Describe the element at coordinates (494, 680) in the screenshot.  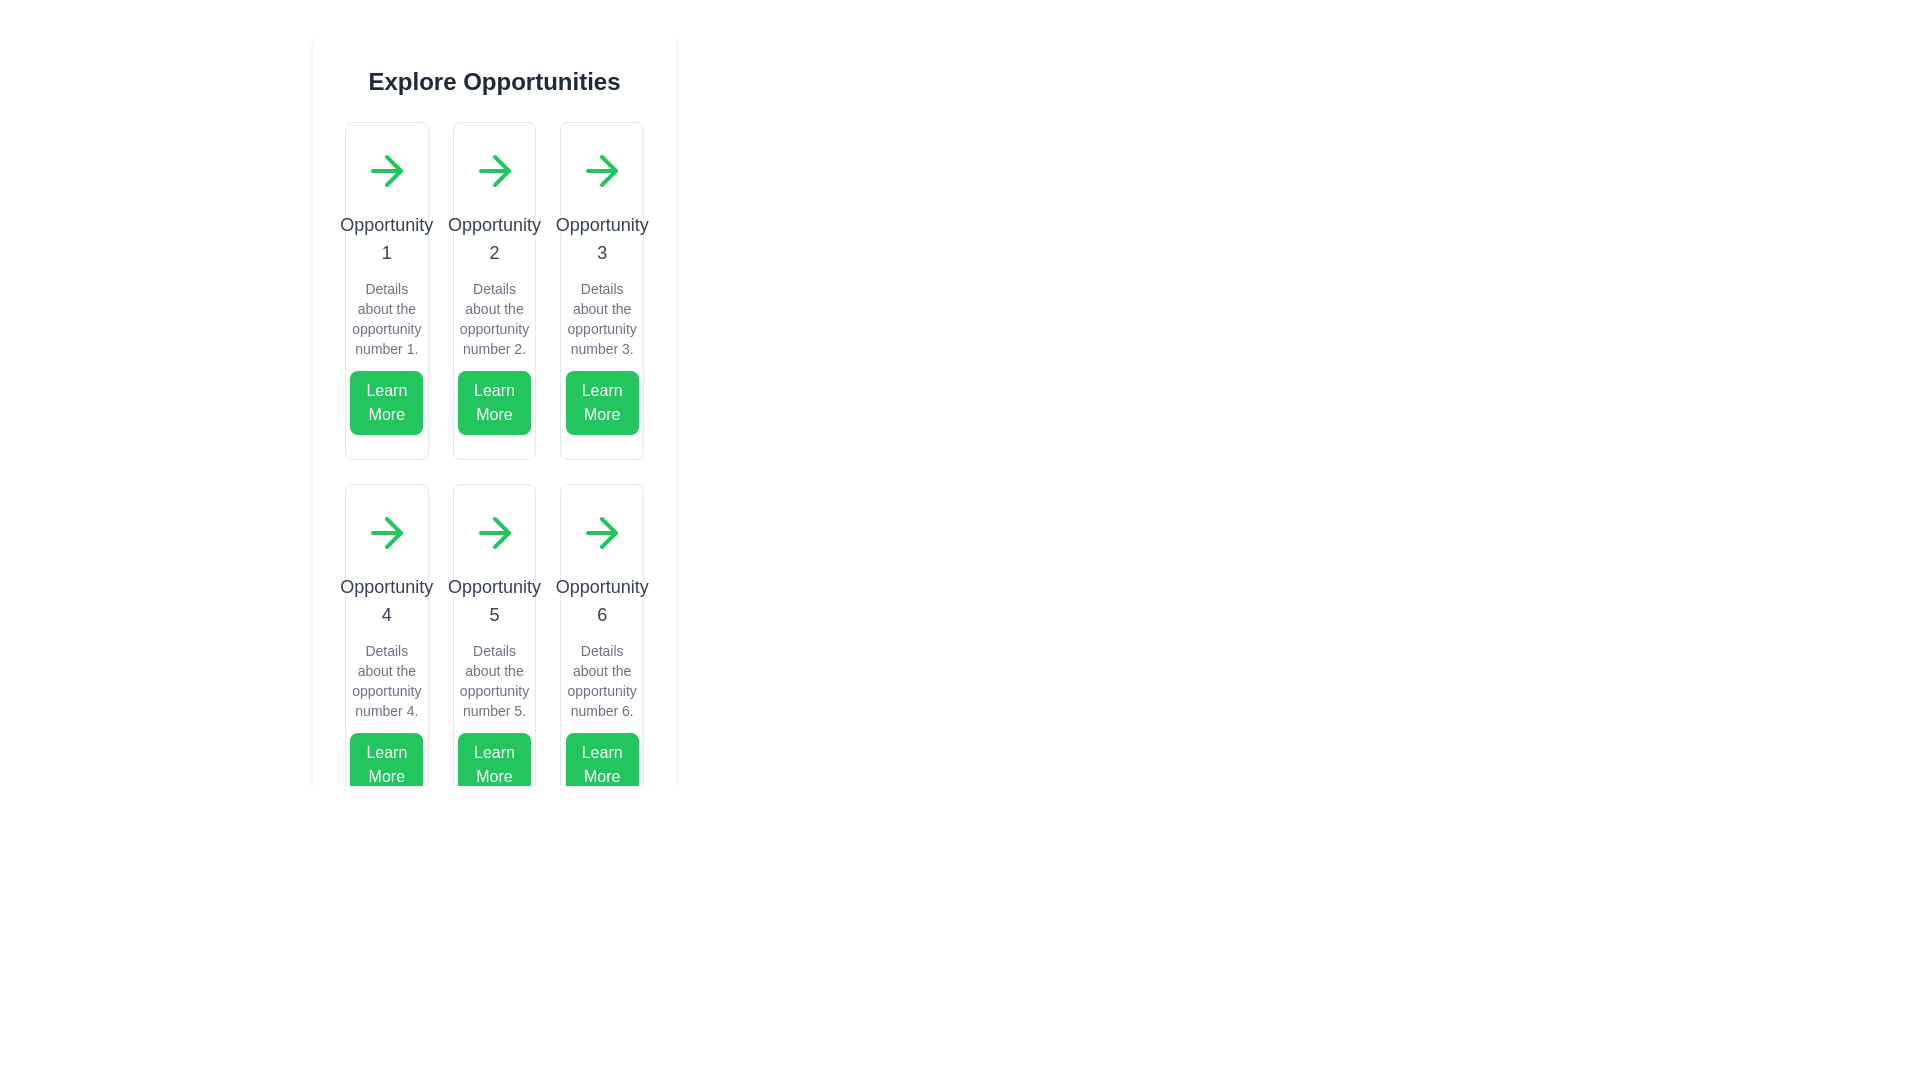
I see `the descriptive text element displaying 'Details about the opportunity number 5.' which is located below the header 'Opportunity 5' and above the button labeled 'Learn More'` at that location.